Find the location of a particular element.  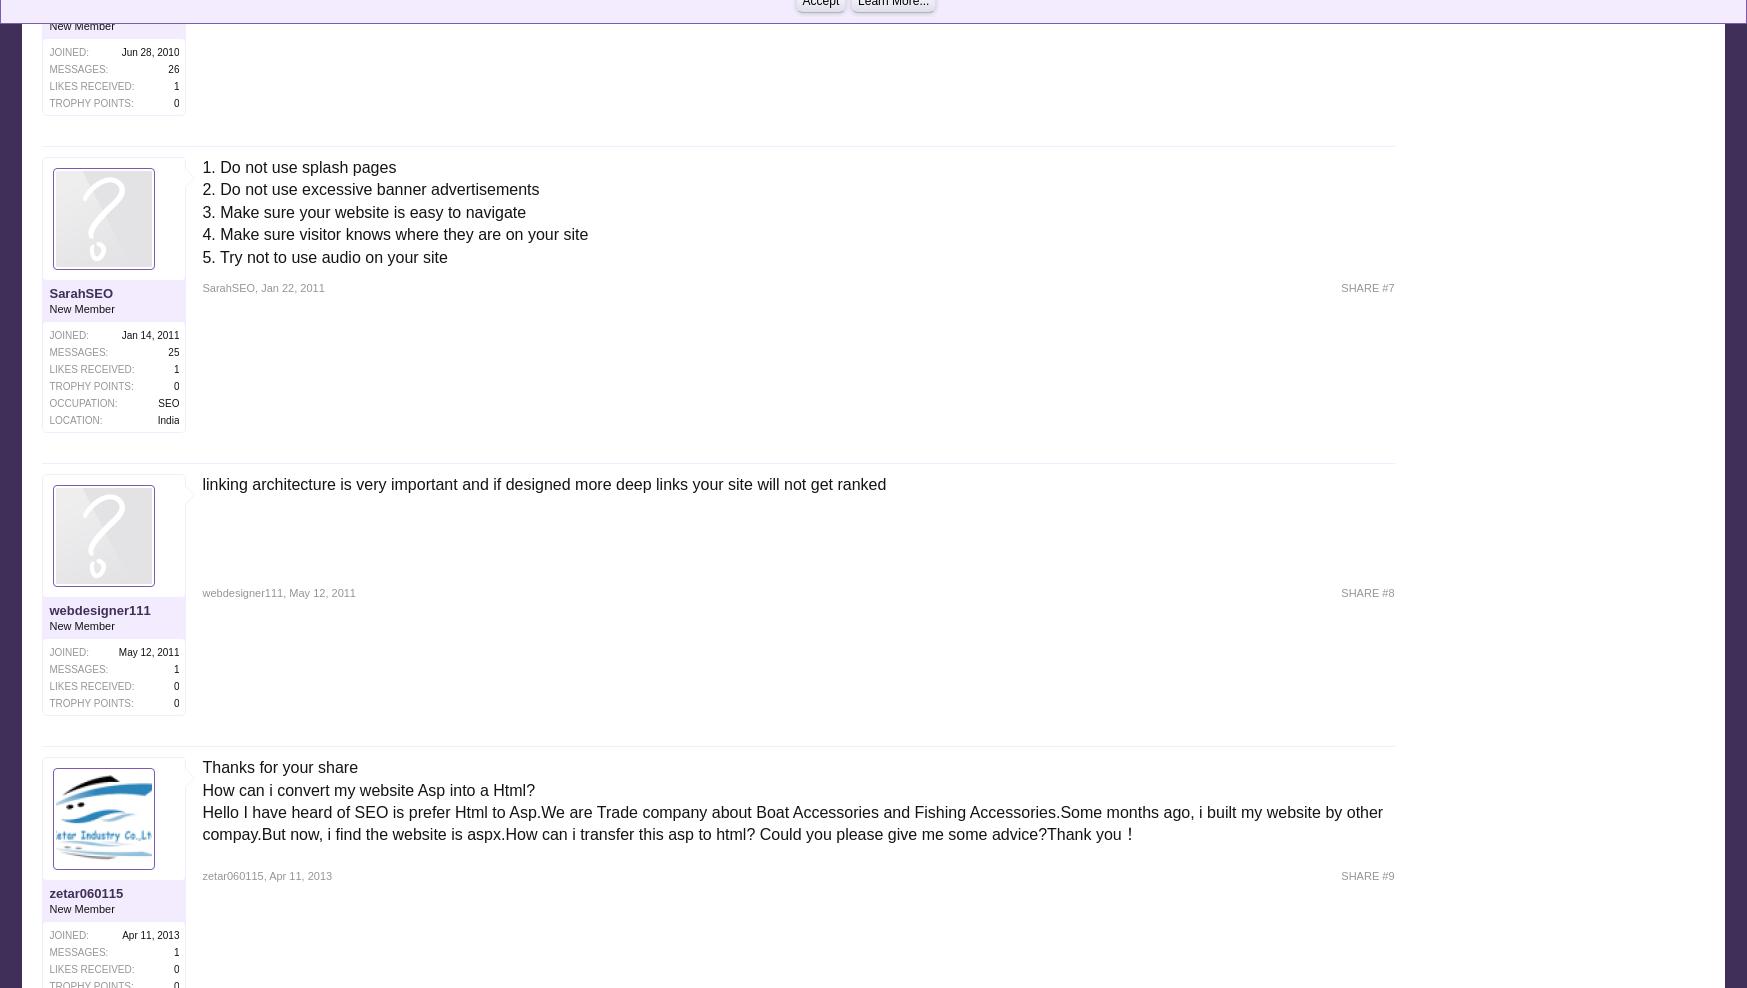

'2. Do not use excessive banner advertisements' is located at coordinates (369, 189).